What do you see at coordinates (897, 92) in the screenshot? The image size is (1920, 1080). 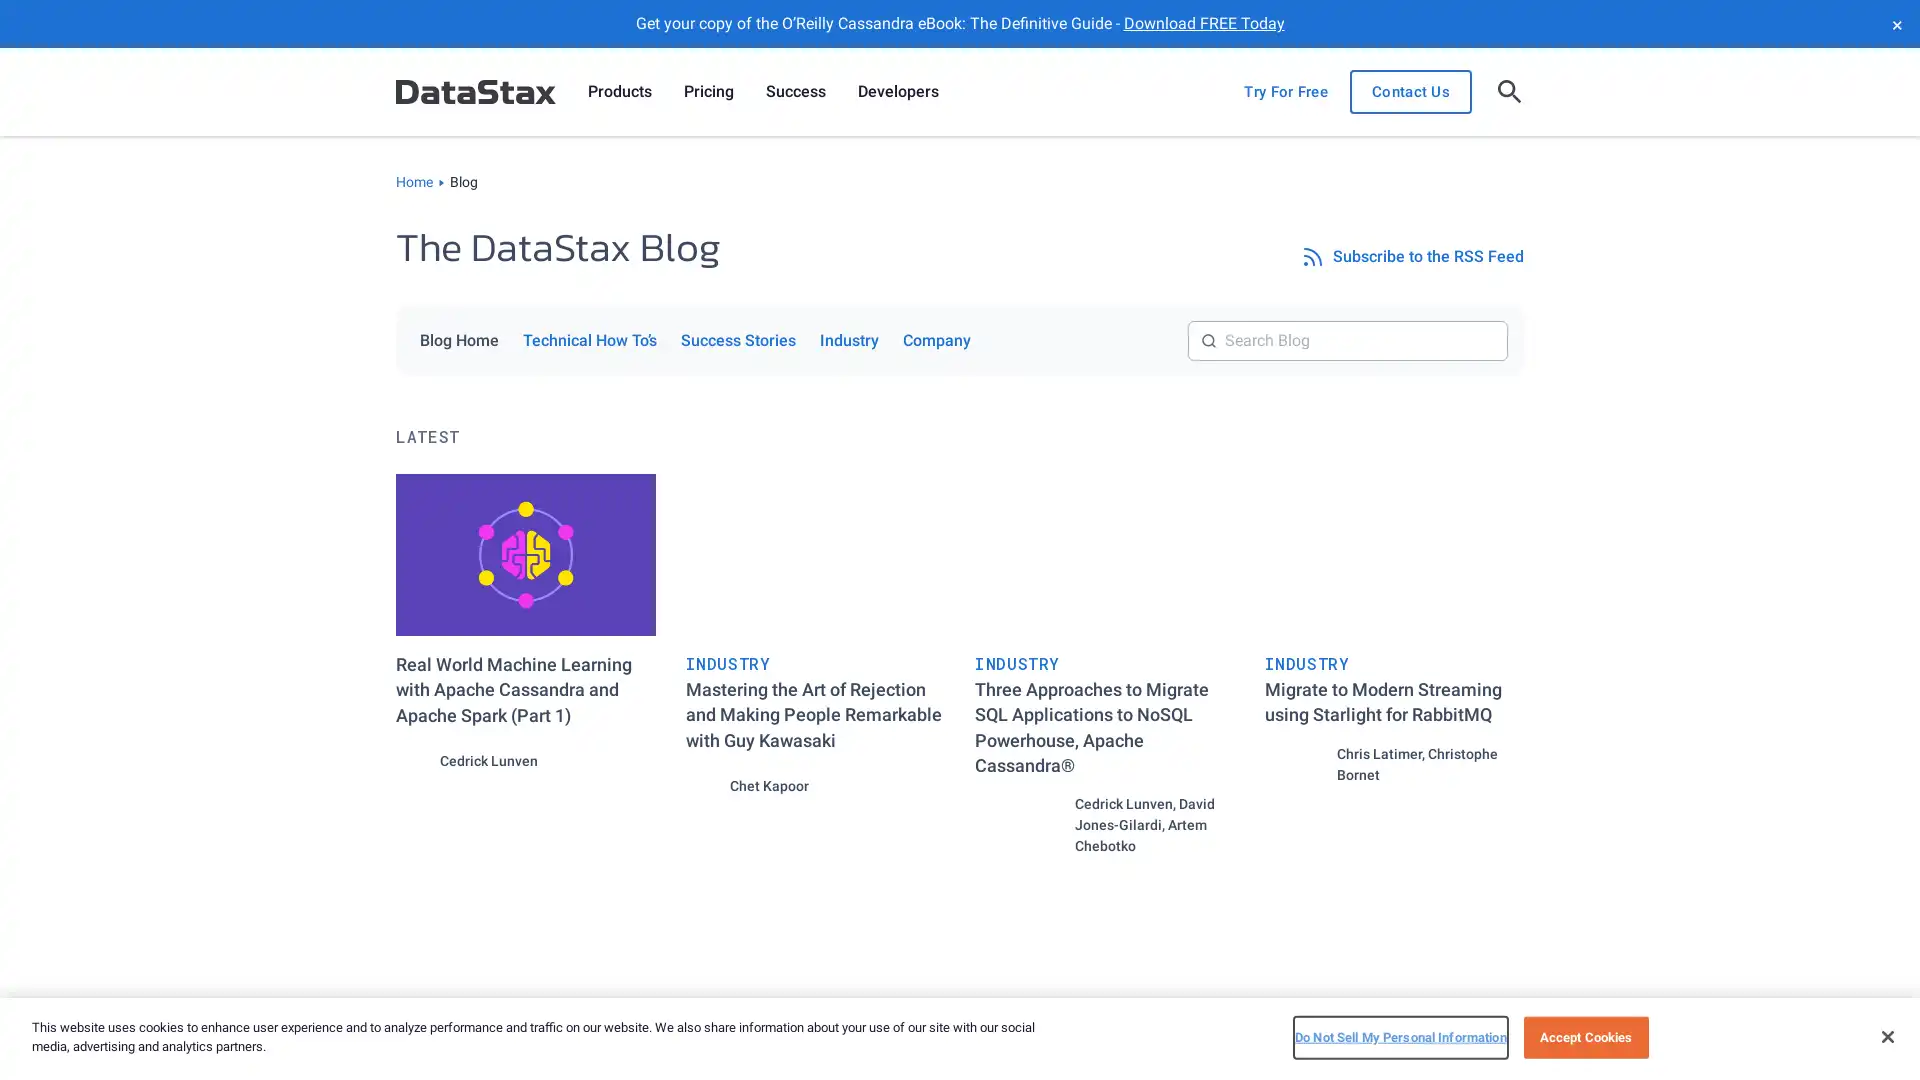 I see `Developers` at bounding box center [897, 92].